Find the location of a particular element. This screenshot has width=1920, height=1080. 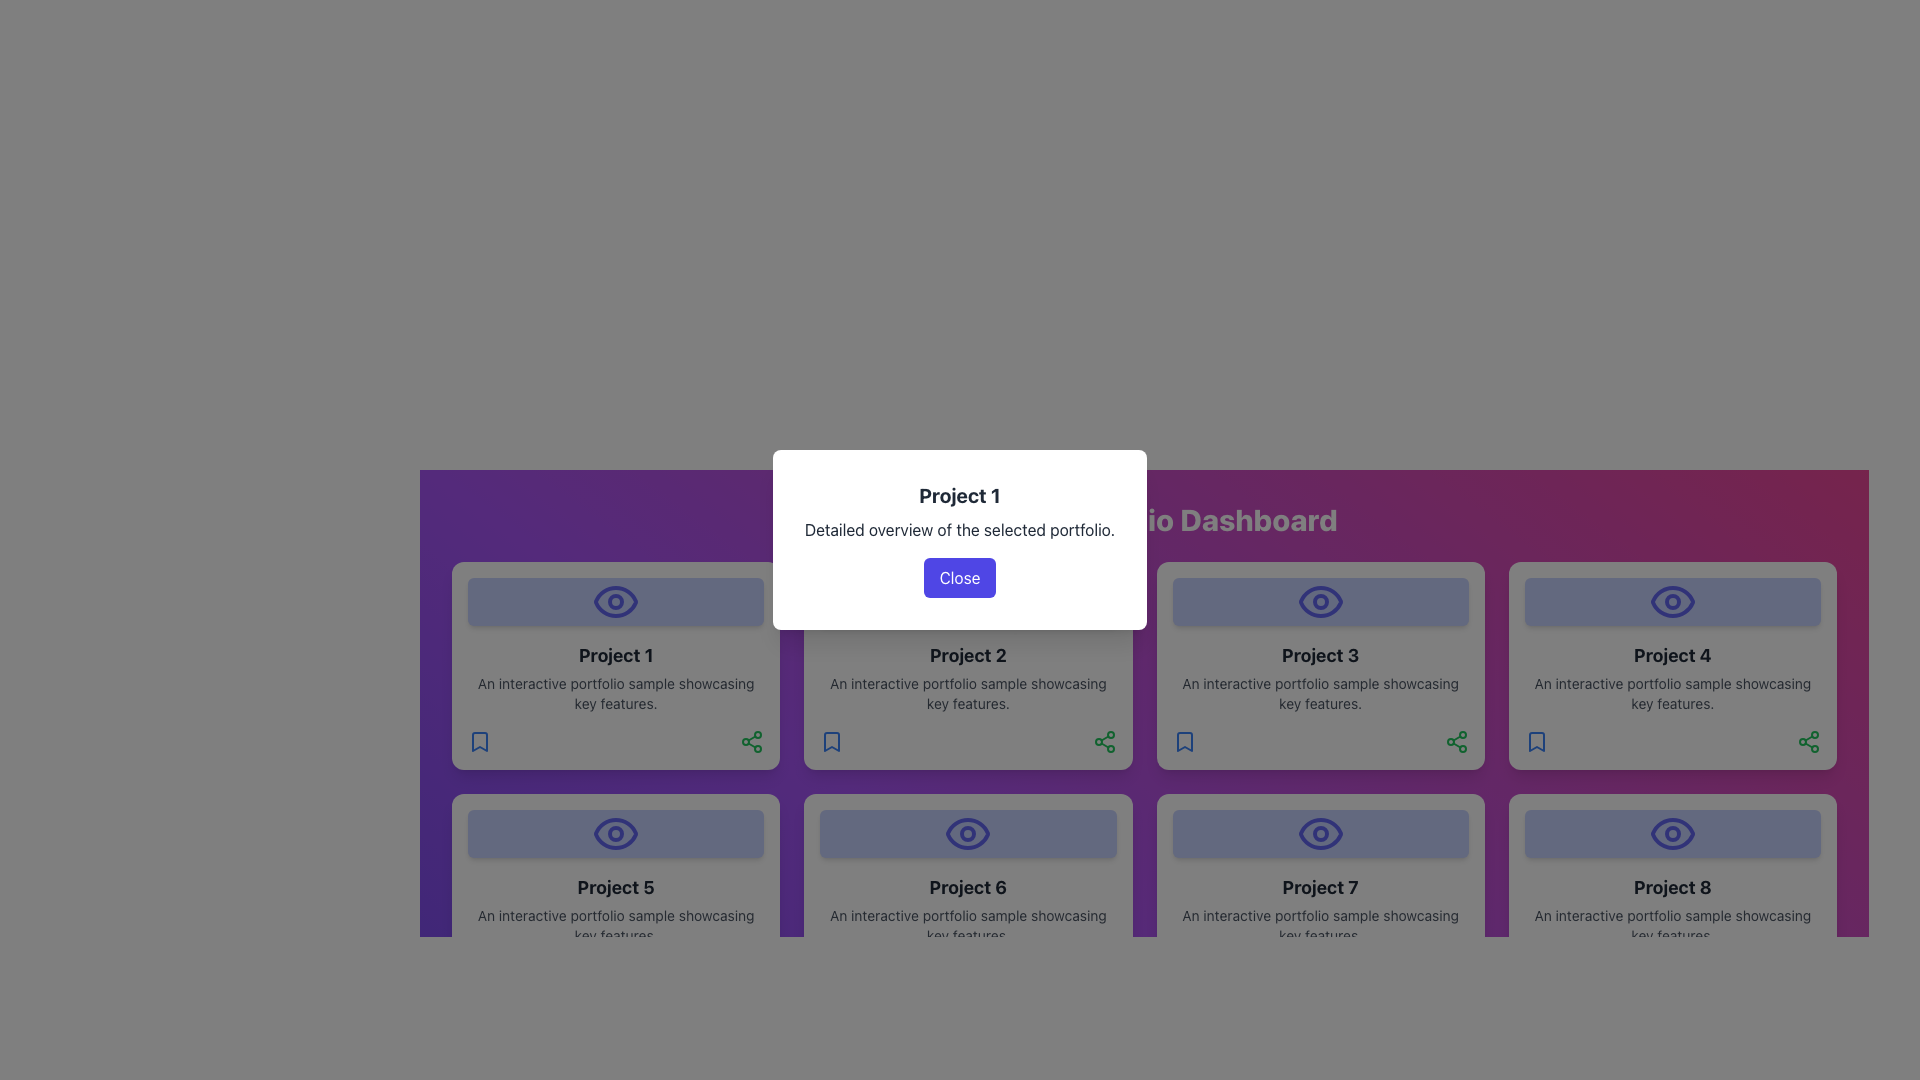

the SVG circle element that represents the pupil of the eye icon within the 'Project 1' card located in the top-left corner of the grid layout is located at coordinates (615, 600).